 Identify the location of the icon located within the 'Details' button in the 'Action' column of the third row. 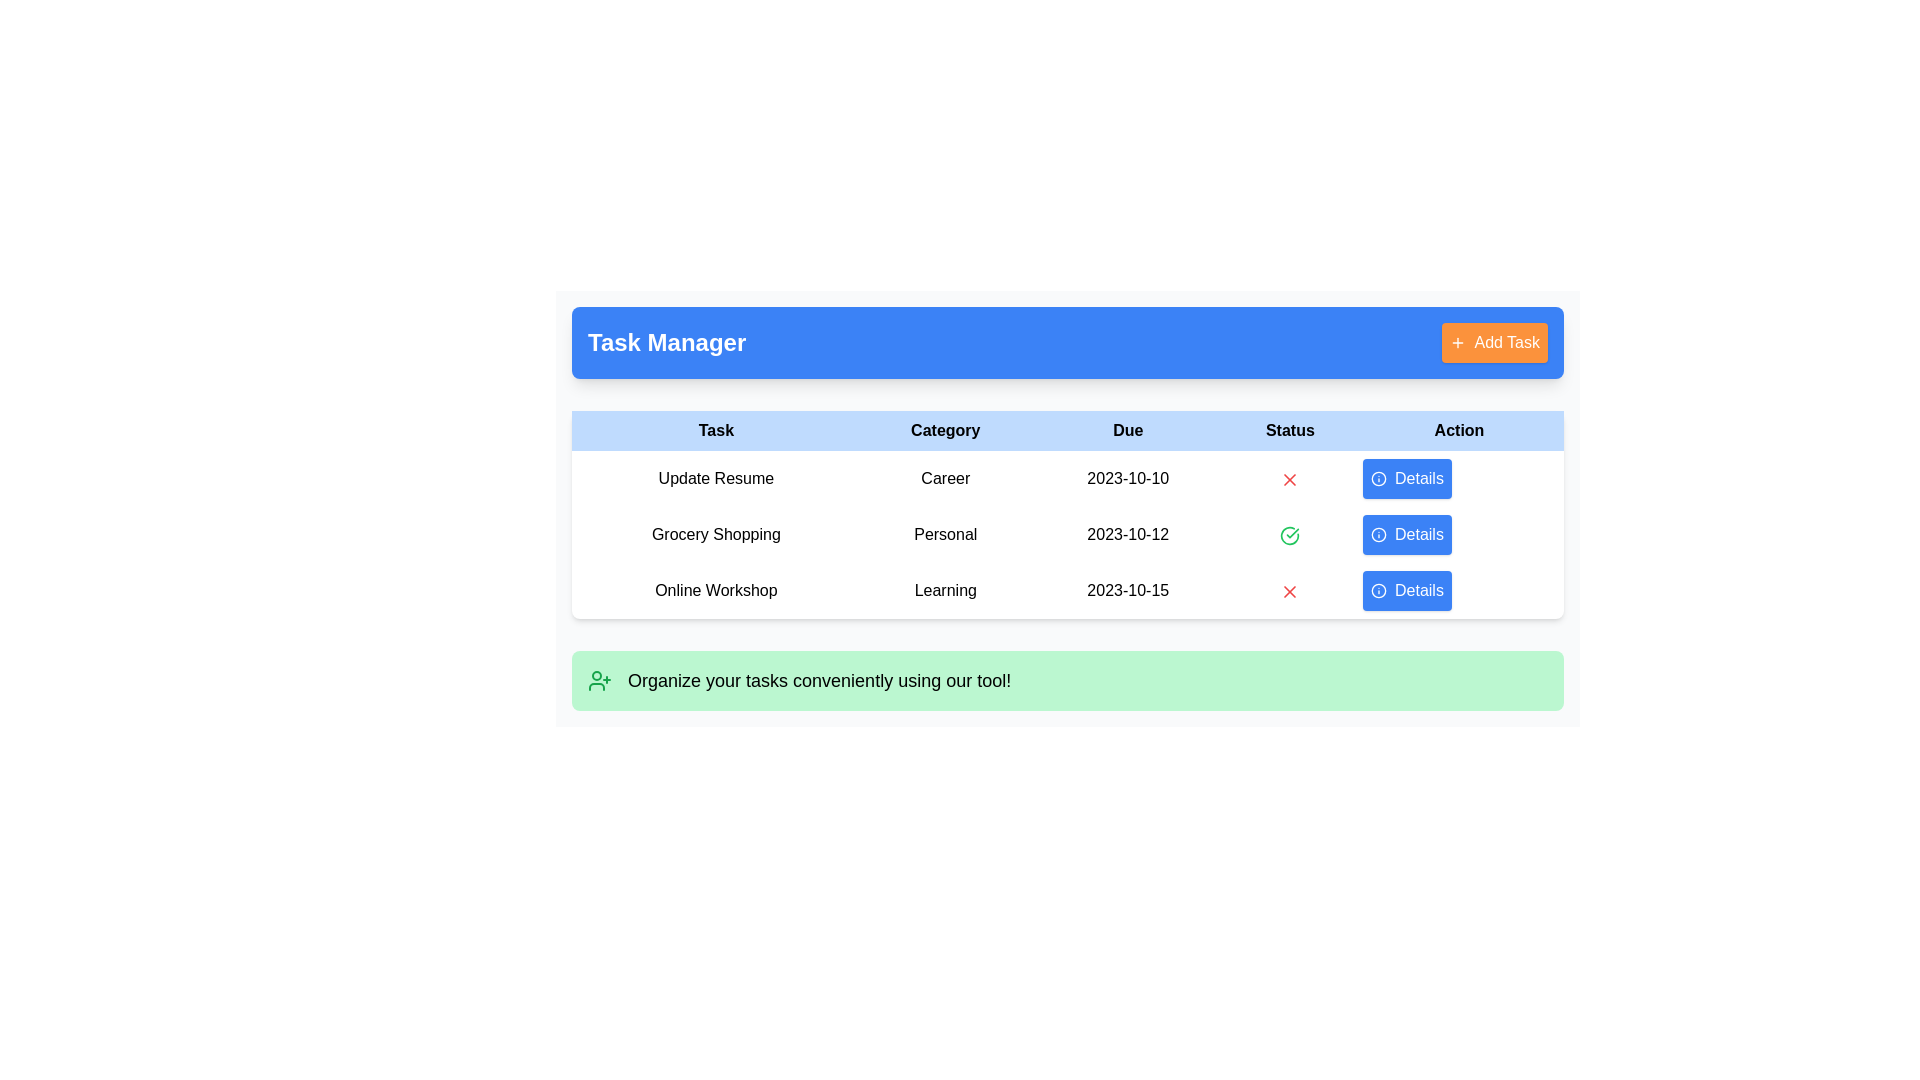
(1377, 589).